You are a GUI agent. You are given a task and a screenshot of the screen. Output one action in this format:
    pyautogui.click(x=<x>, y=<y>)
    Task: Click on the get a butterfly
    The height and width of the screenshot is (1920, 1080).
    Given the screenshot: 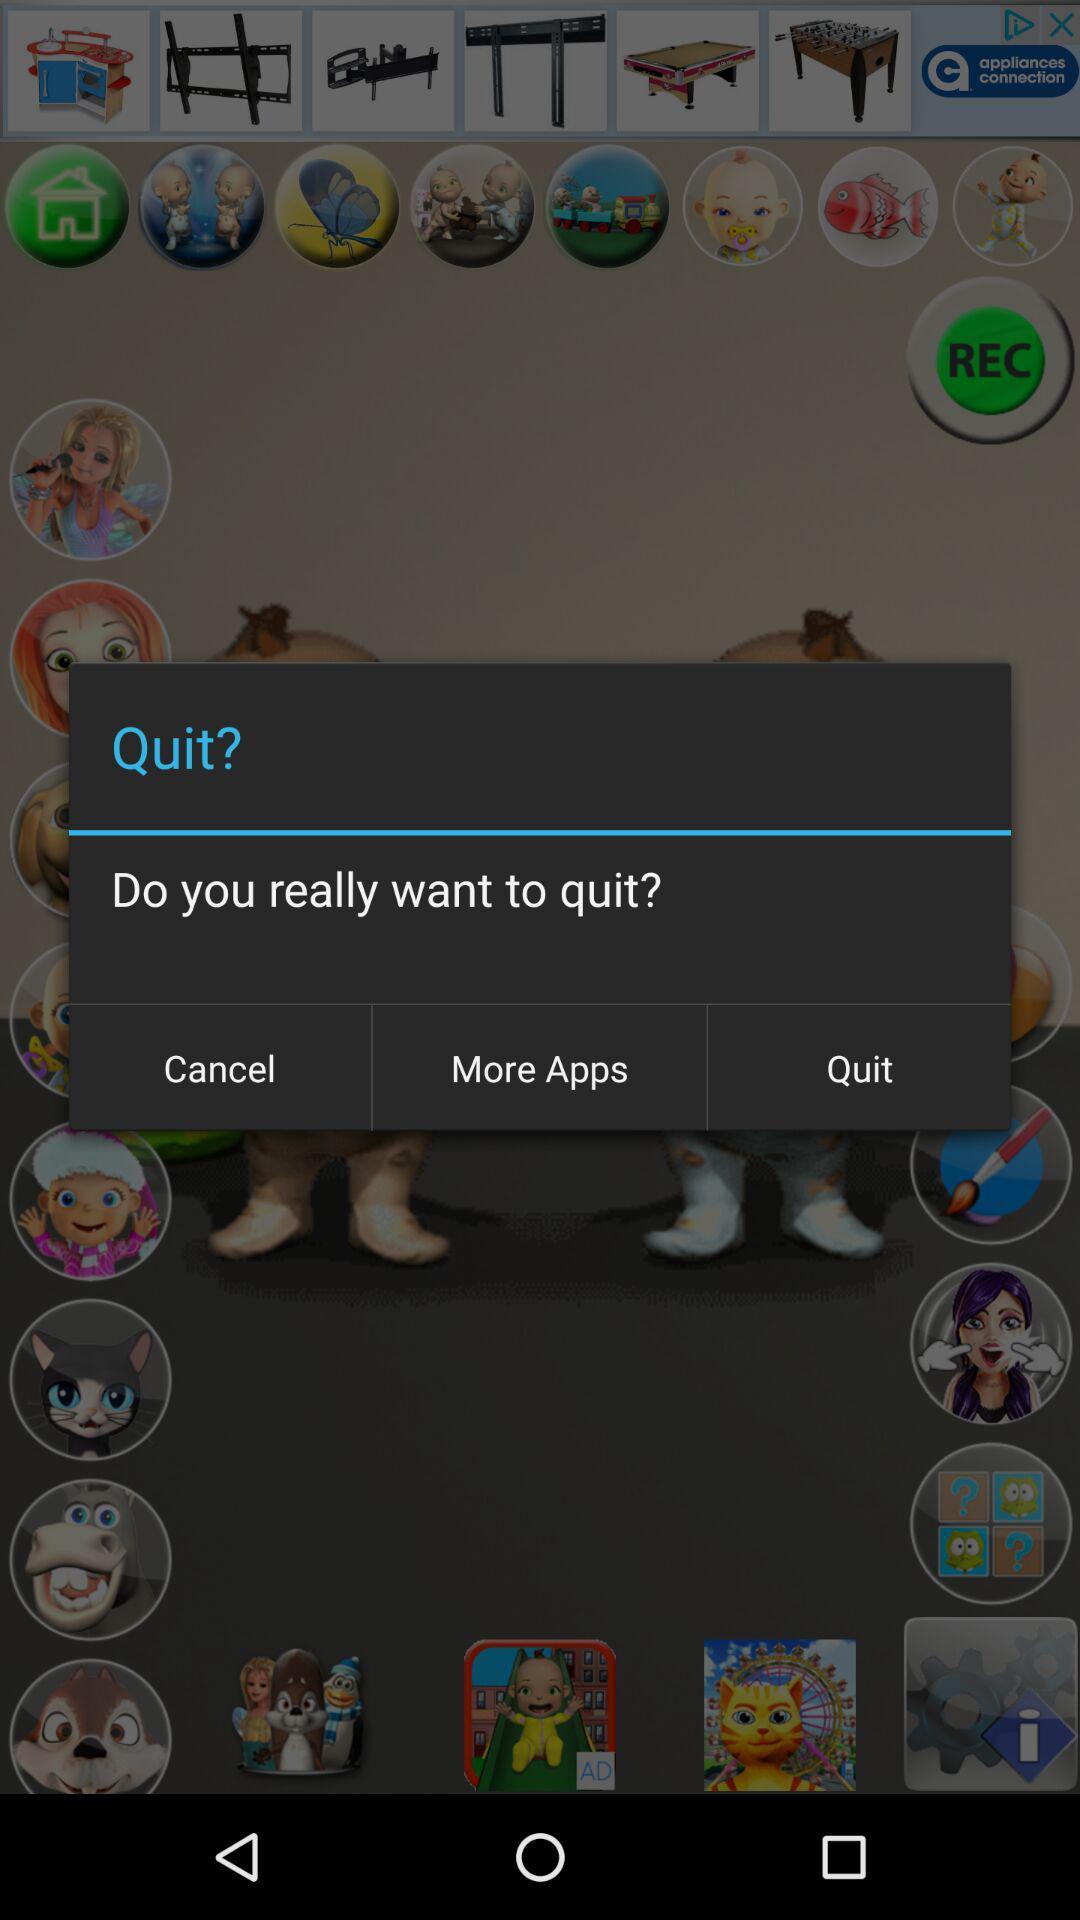 What is the action you would take?
    pyautogui.click(x=336, y=206)
    